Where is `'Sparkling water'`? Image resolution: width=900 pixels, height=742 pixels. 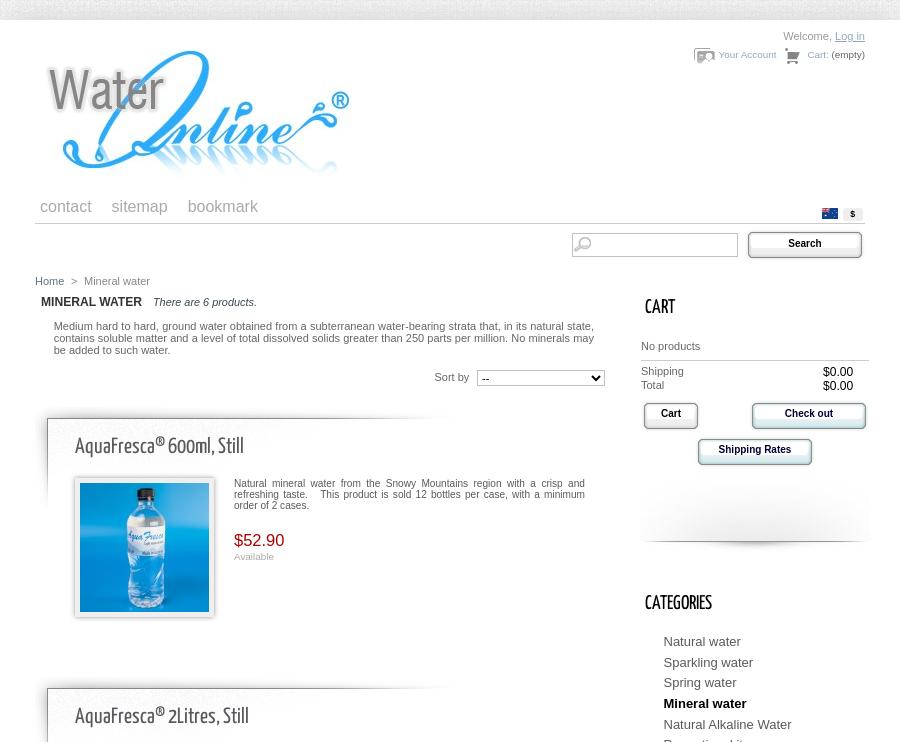
'Sparkling water' is located at coordinates (707, 660).